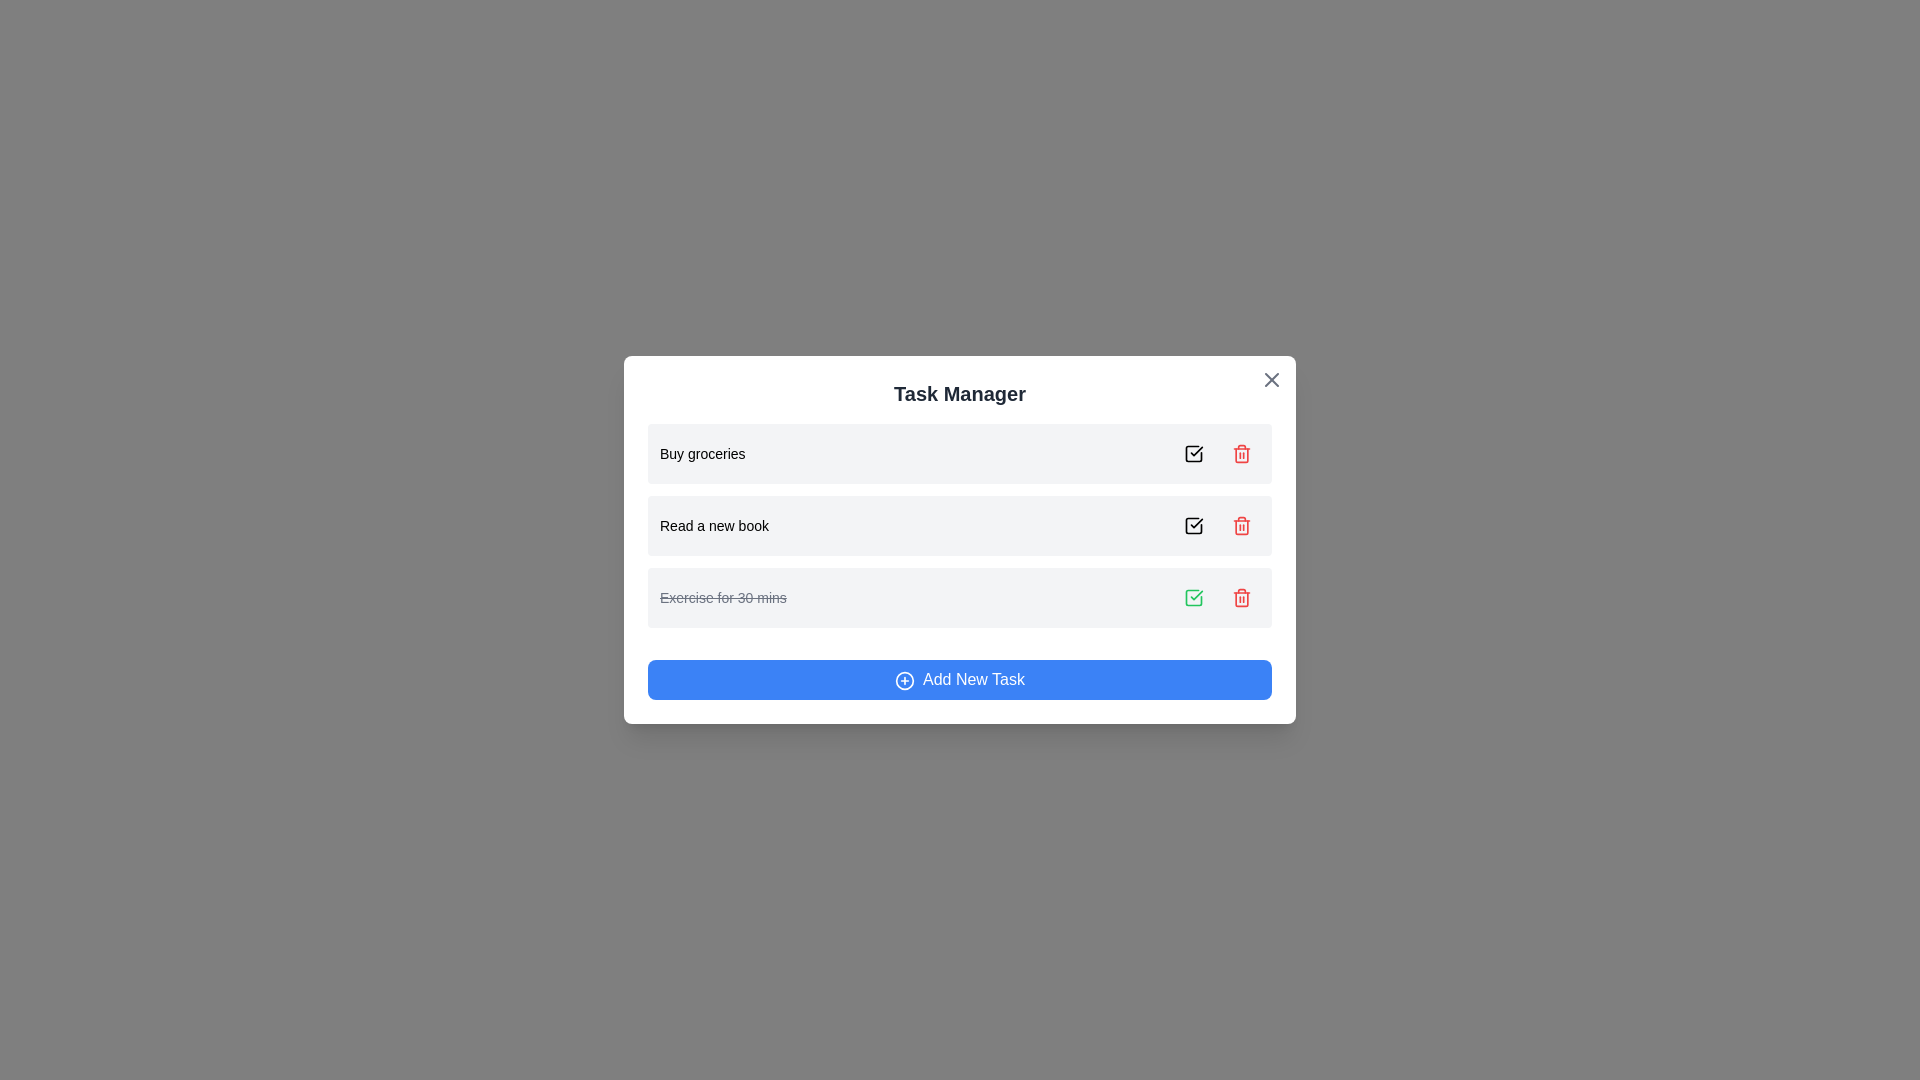 This screenshot has width=1920, height=1080. I want to click on the button located to the right of the 'Exercise for 30 mins' task item to mark the task as complete, so click(1194, 596).